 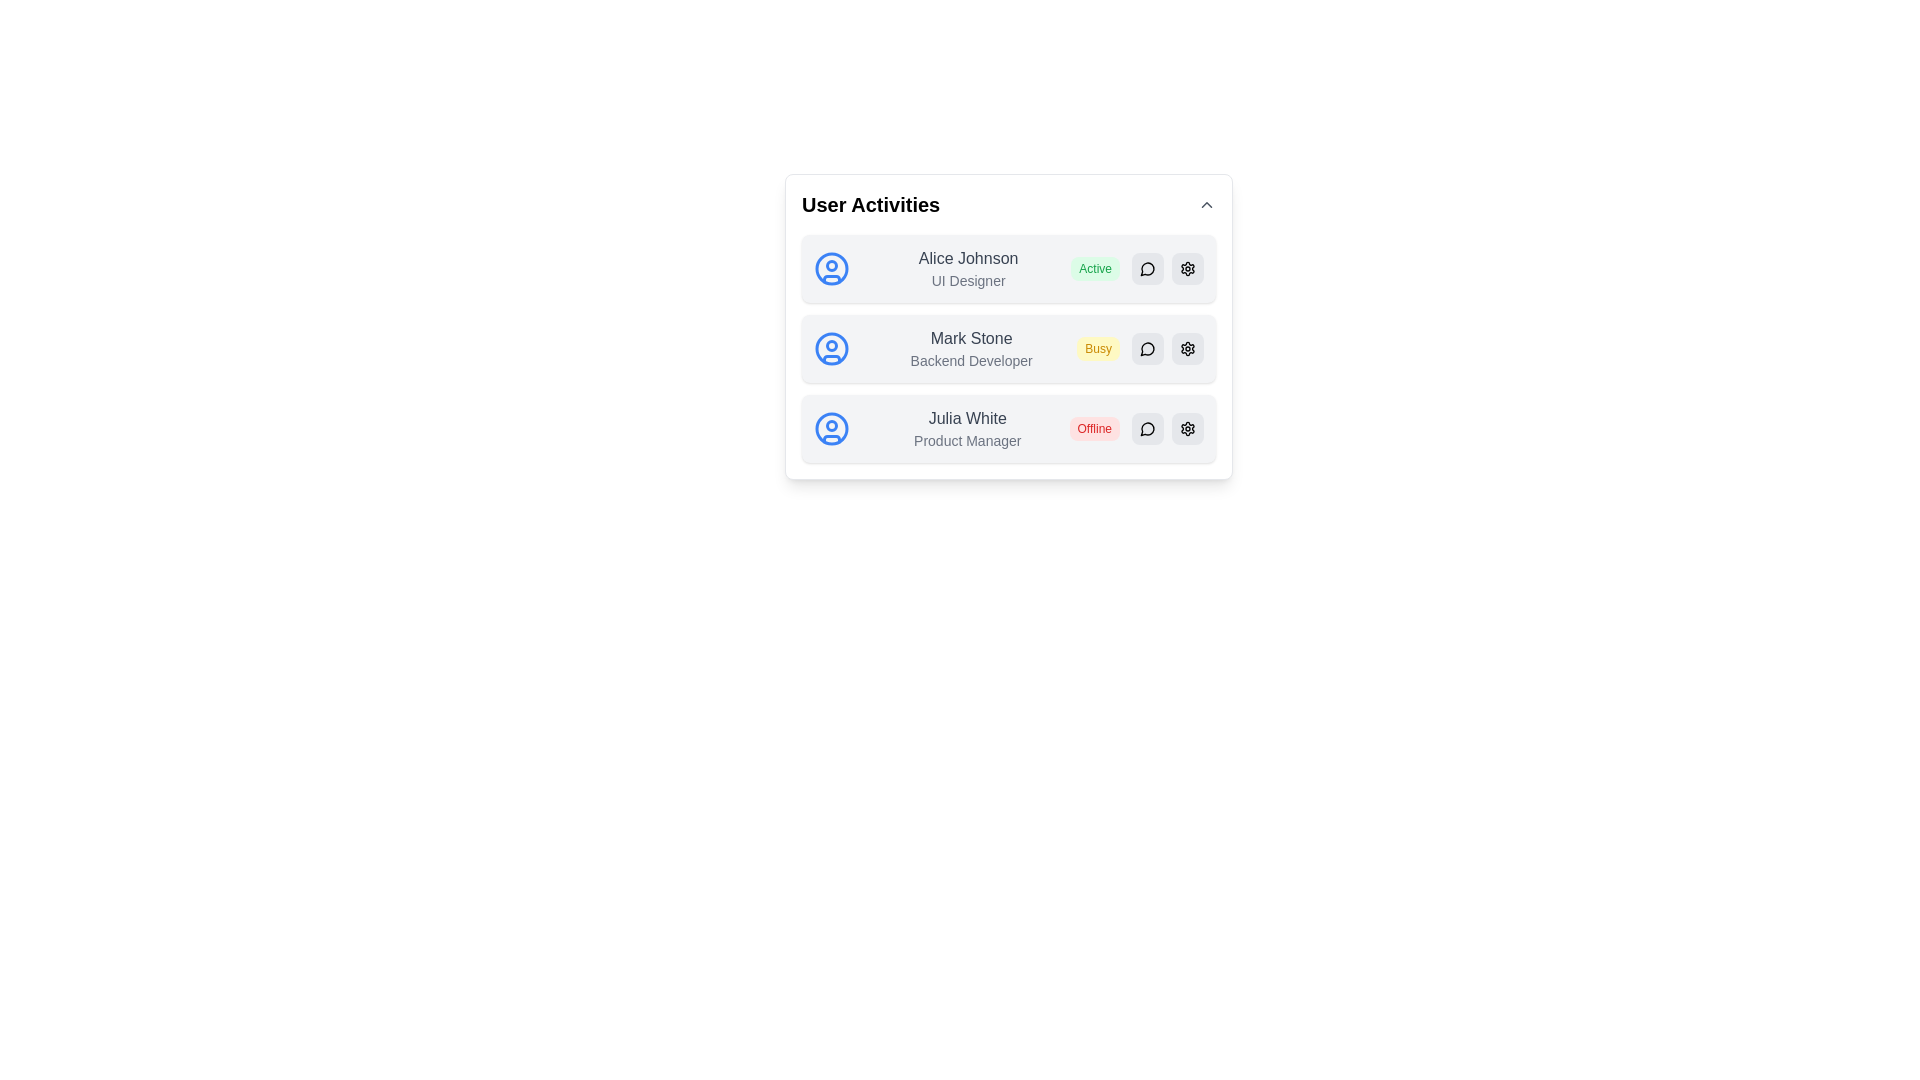 I want to click on the label displaying 'Julia White' and 'Product Manager' in the 'User Activities' list, located between the blue user icon and the status badge, so click(x=967, y=427).